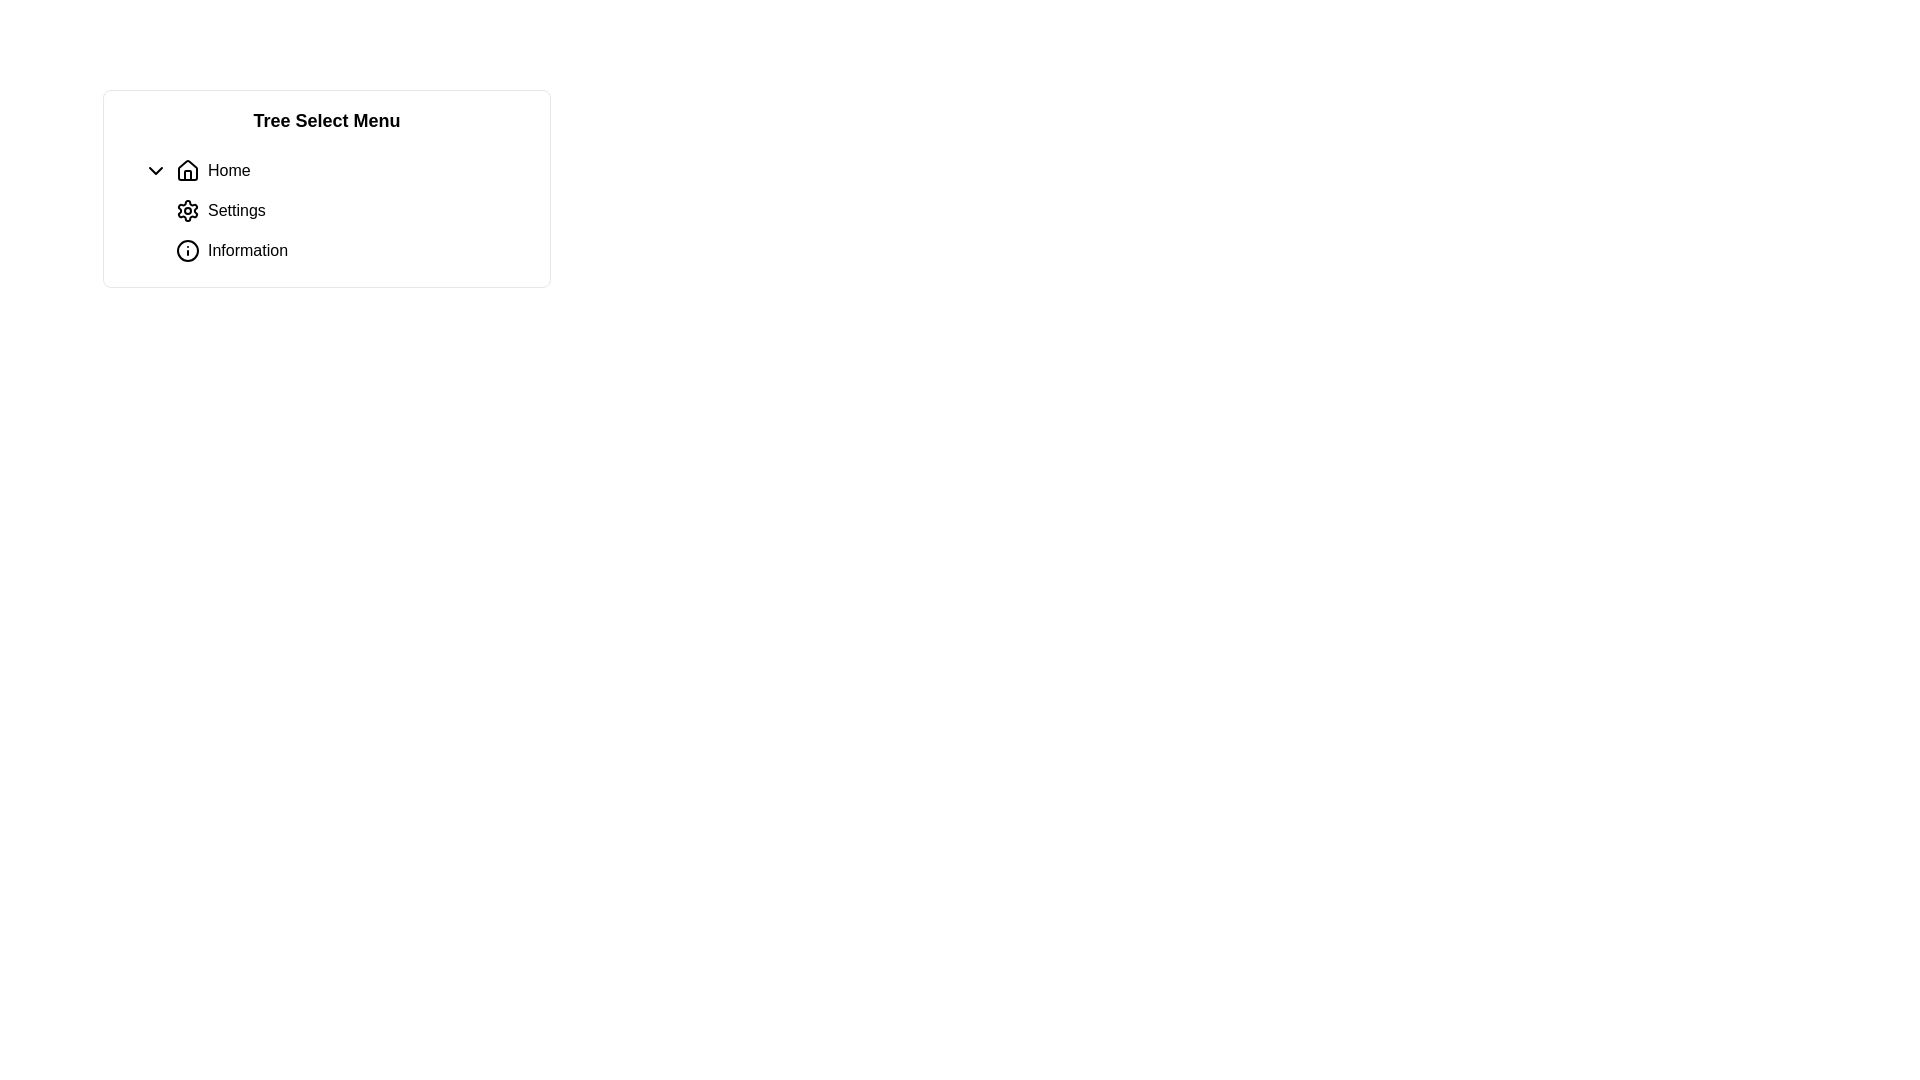 The width and height of the screenshot is (1920, 1080). I want to click on the 'Settings' icon located in the 'Tree Select Menu', which is positioned to the left of the 'Settings' label, so click(187, 211).